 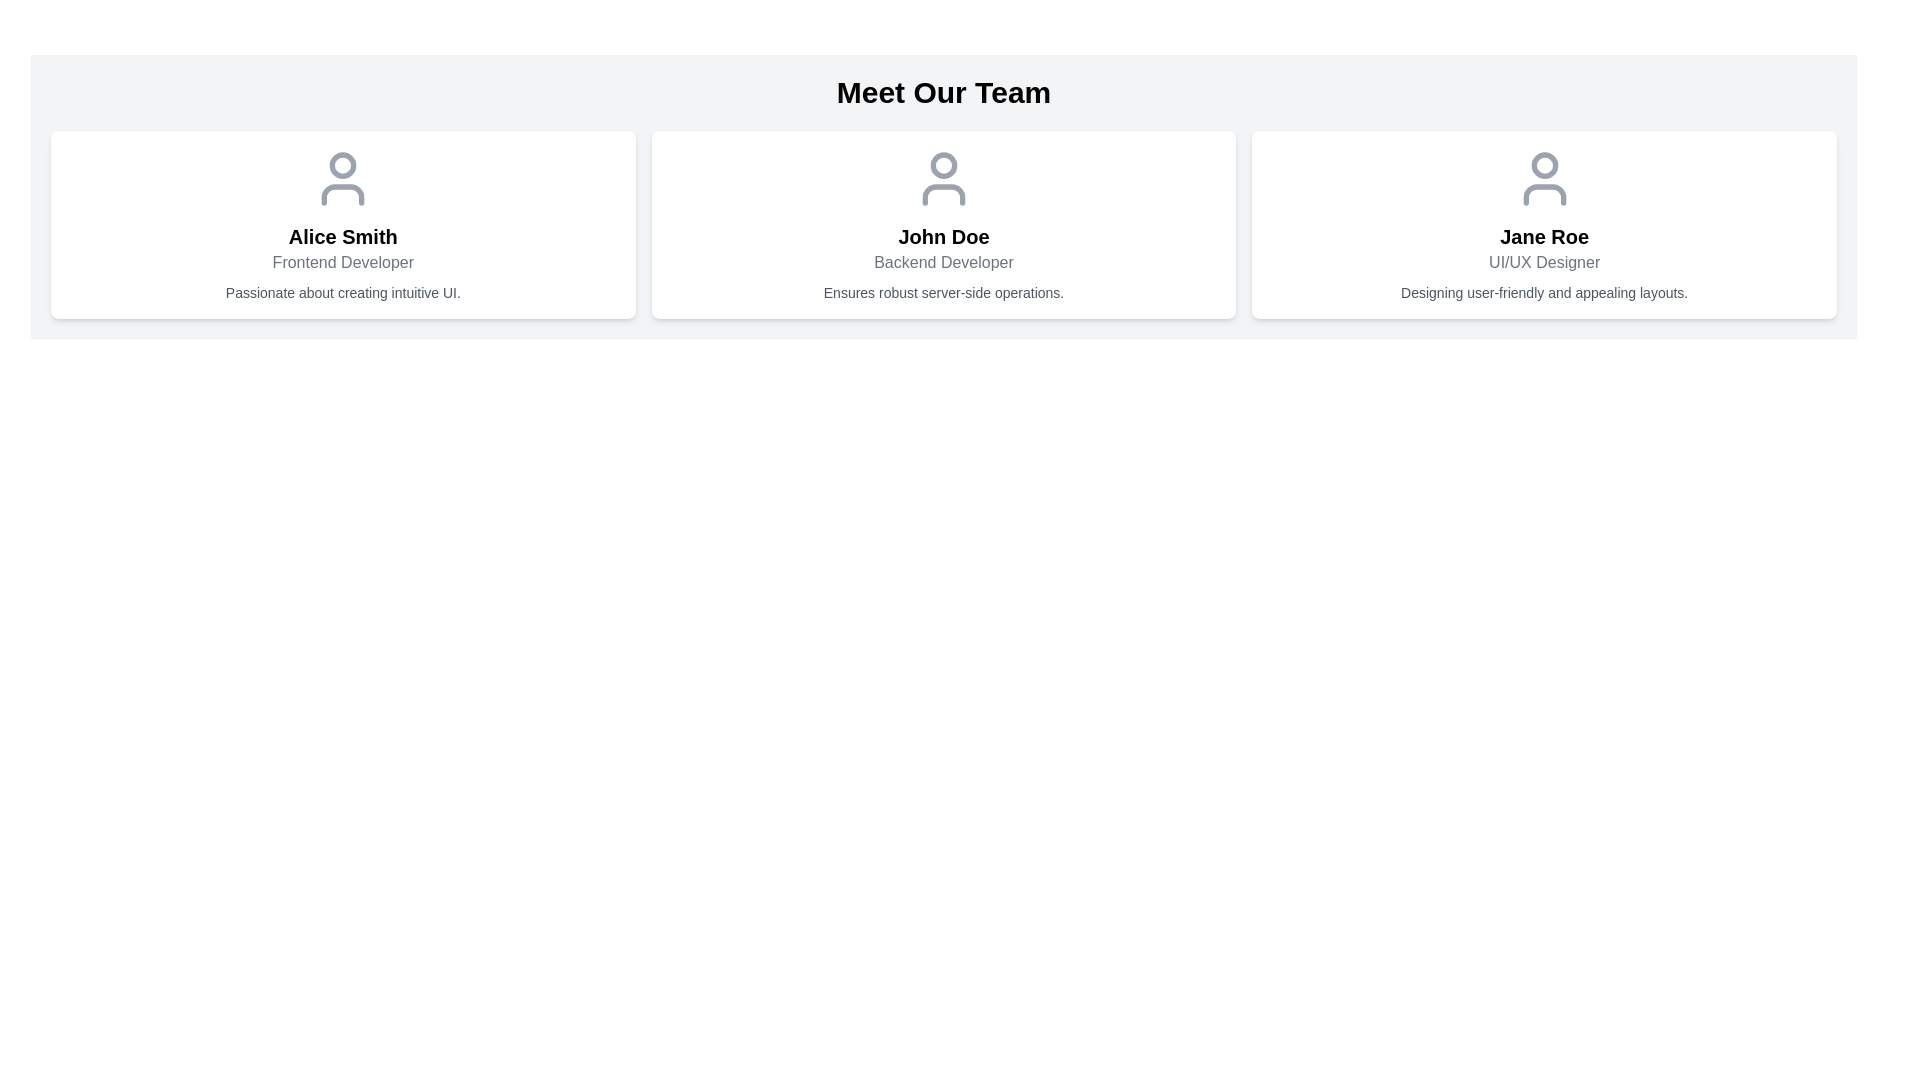 I want to click on the circular graphical element representing the user's head in the user profile icon within the 'Jane Roe' card in the 'Meet Our Team' section, so click(x=1543, y=164).